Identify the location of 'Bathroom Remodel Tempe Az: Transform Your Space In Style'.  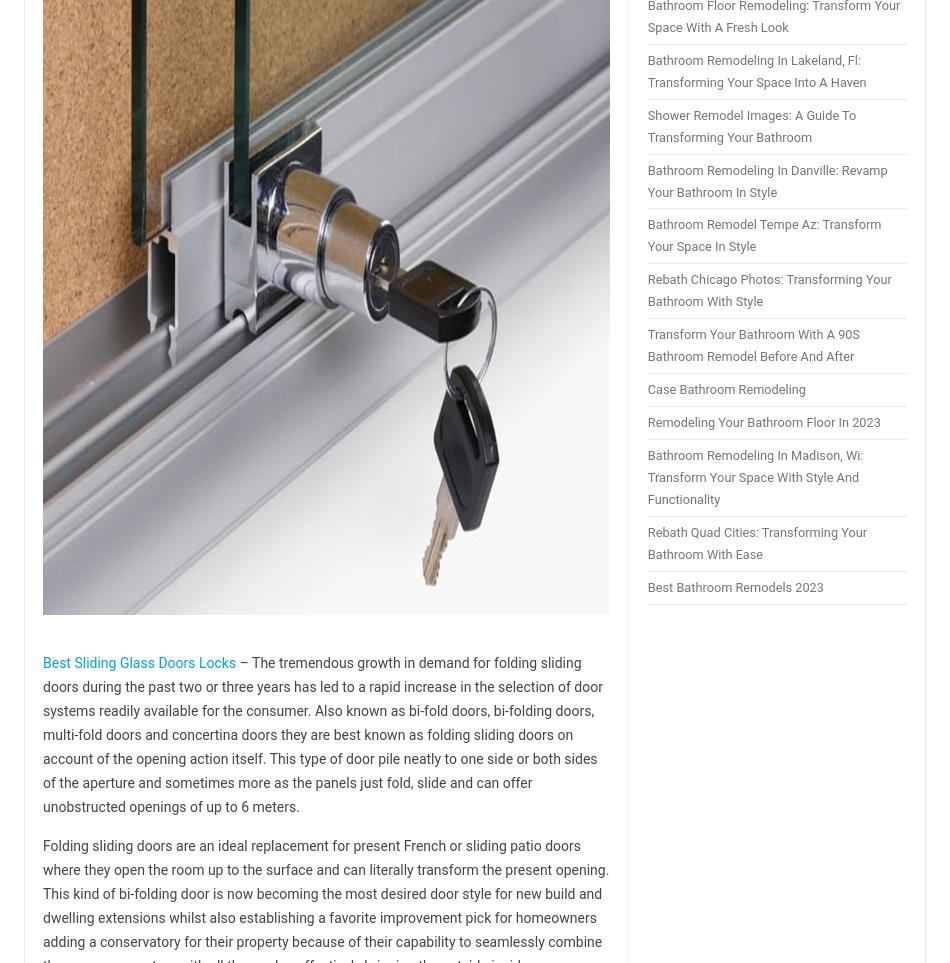
(762, 235).